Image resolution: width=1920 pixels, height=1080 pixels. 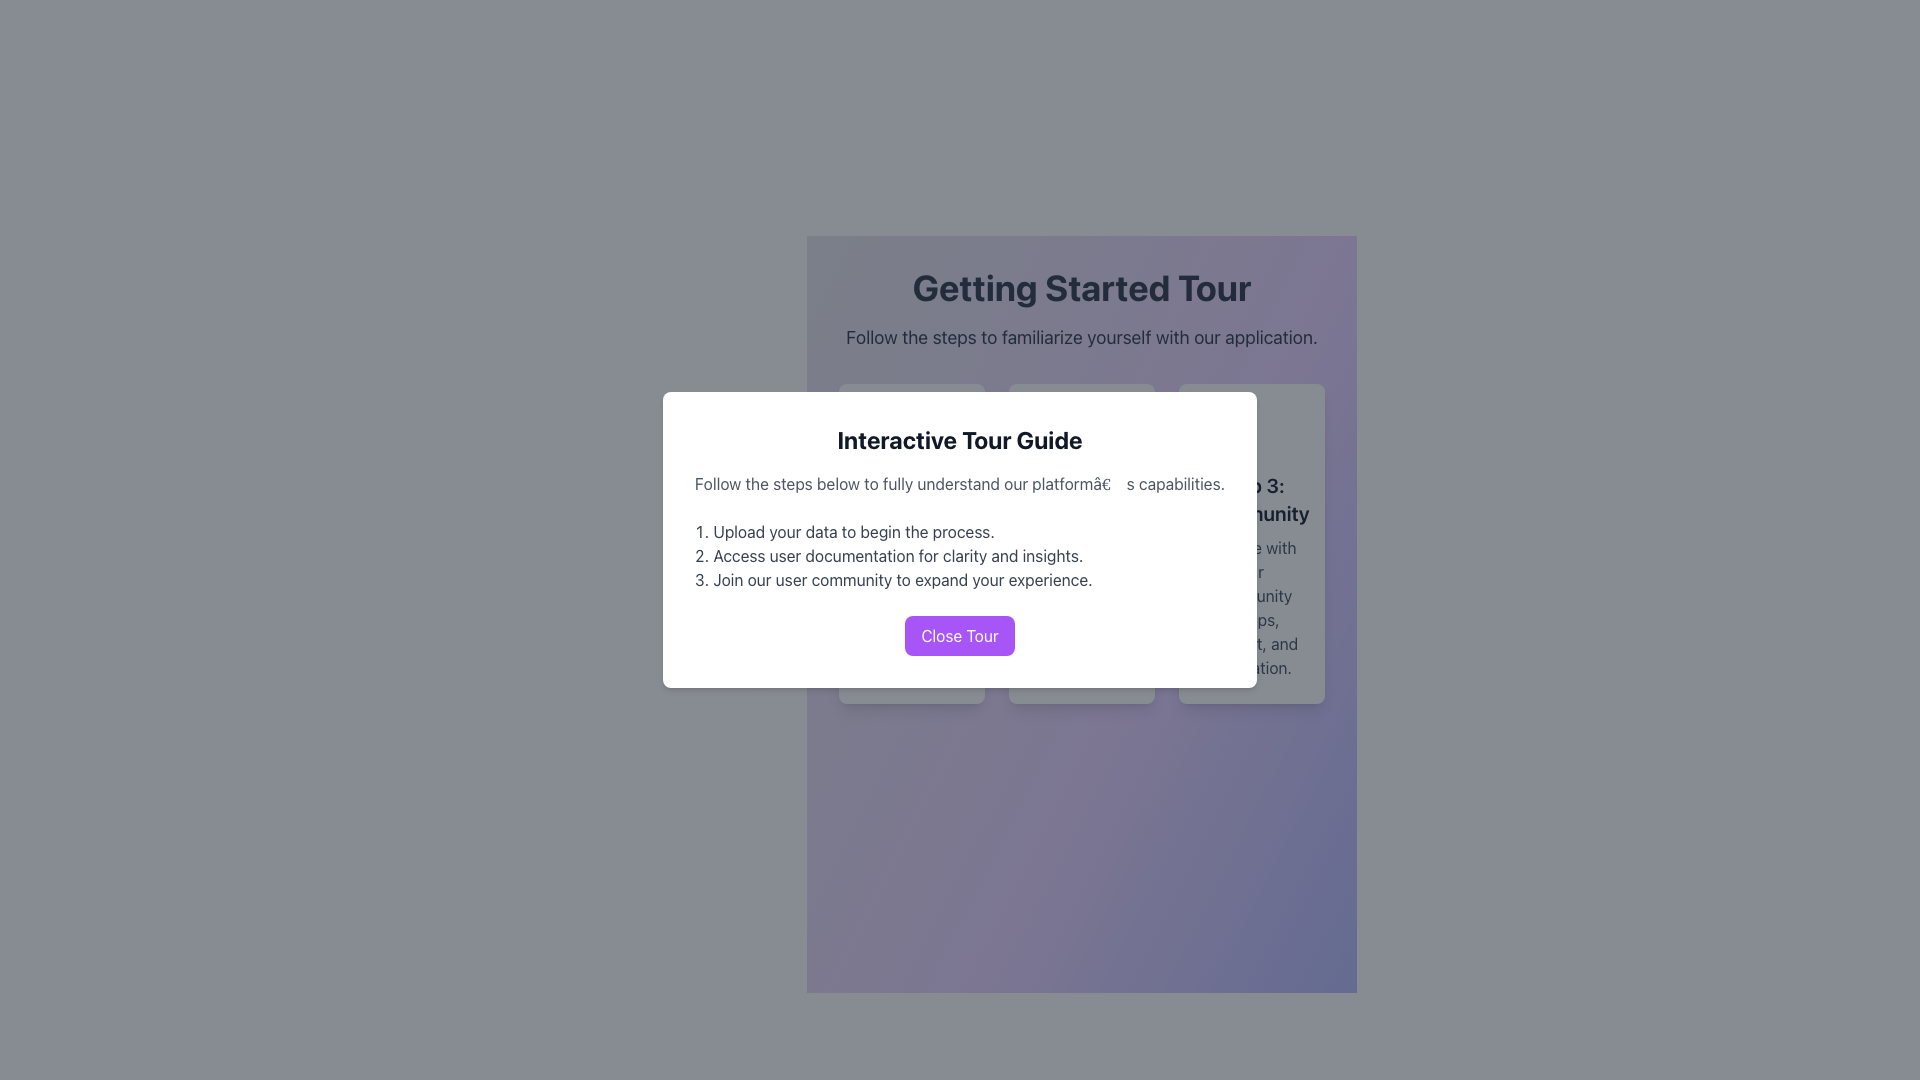 I want to click on text label at the top of the modal dialog, which serves as the heading title summarizing its purpose, so click(x=960, y=438).